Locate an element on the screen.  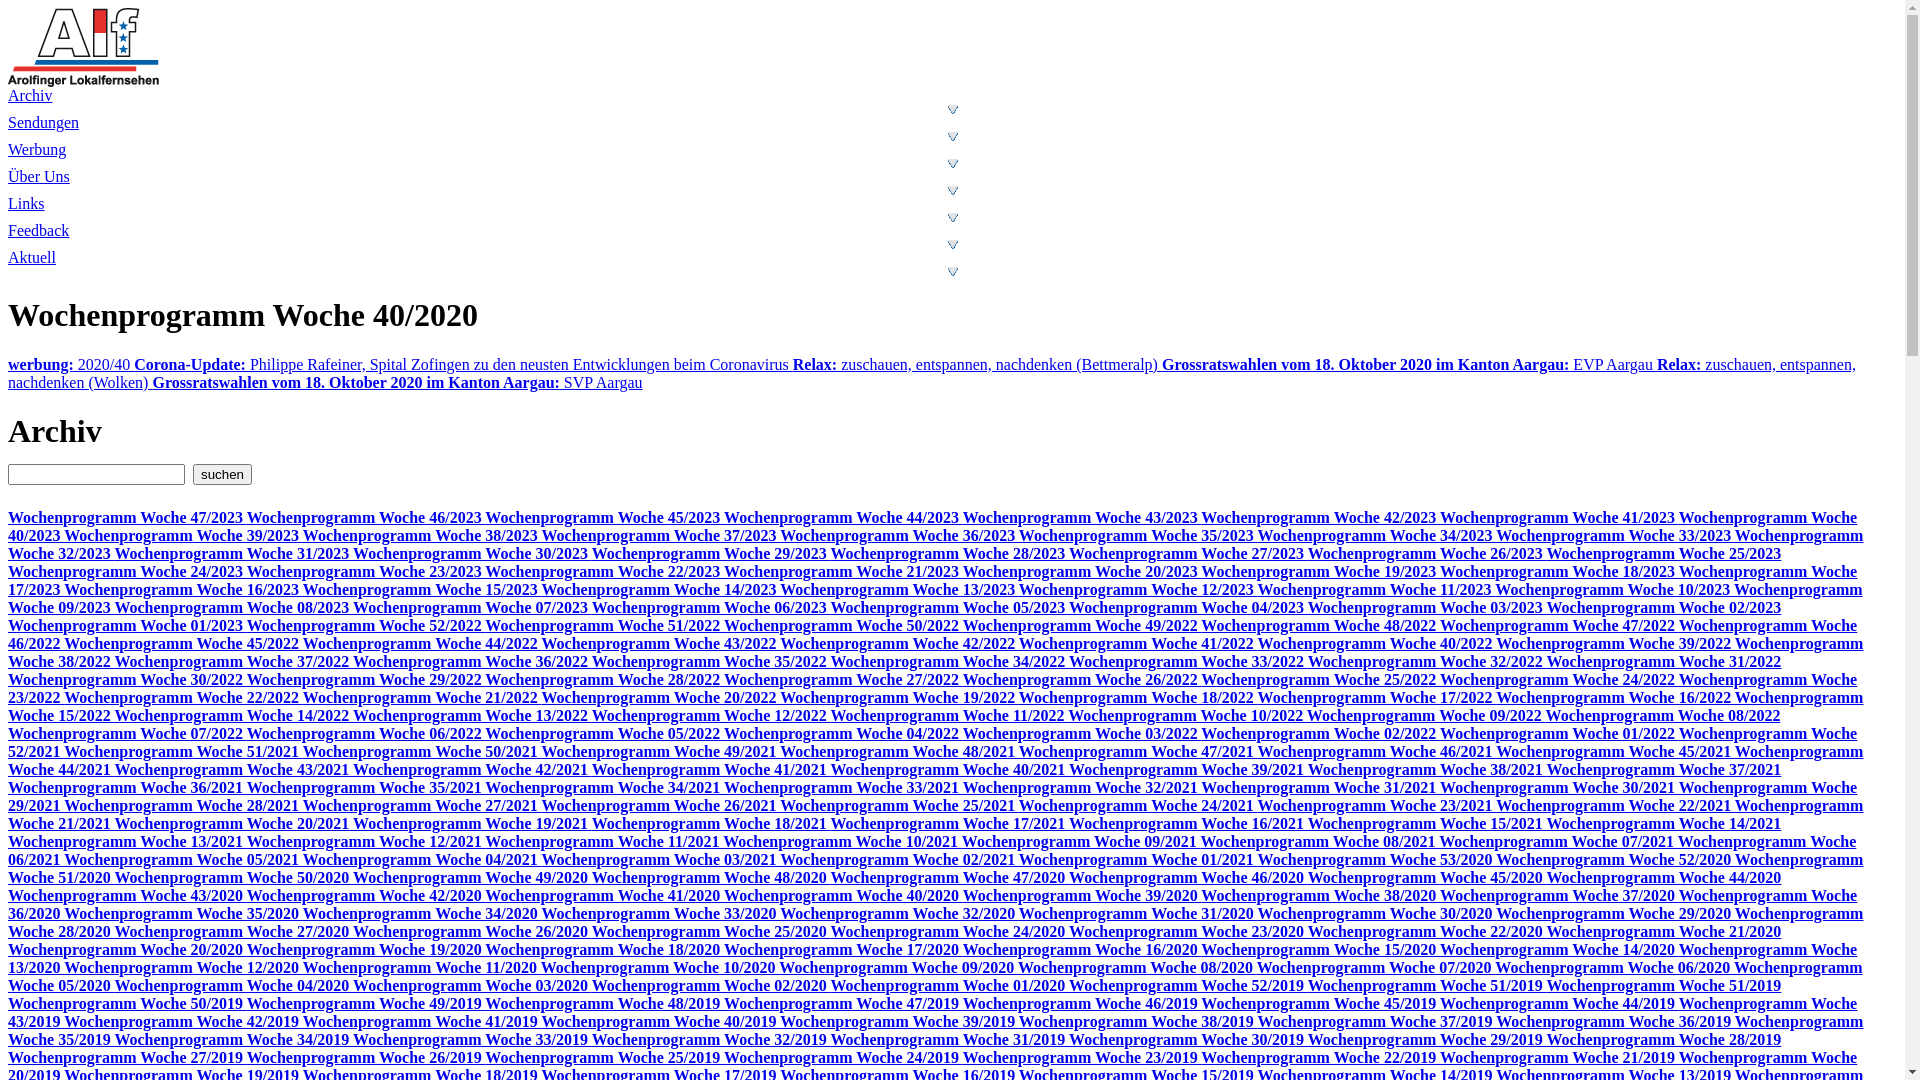
'Wochenprogramm Woche 20/2021' is located at coordinates (233, 823).